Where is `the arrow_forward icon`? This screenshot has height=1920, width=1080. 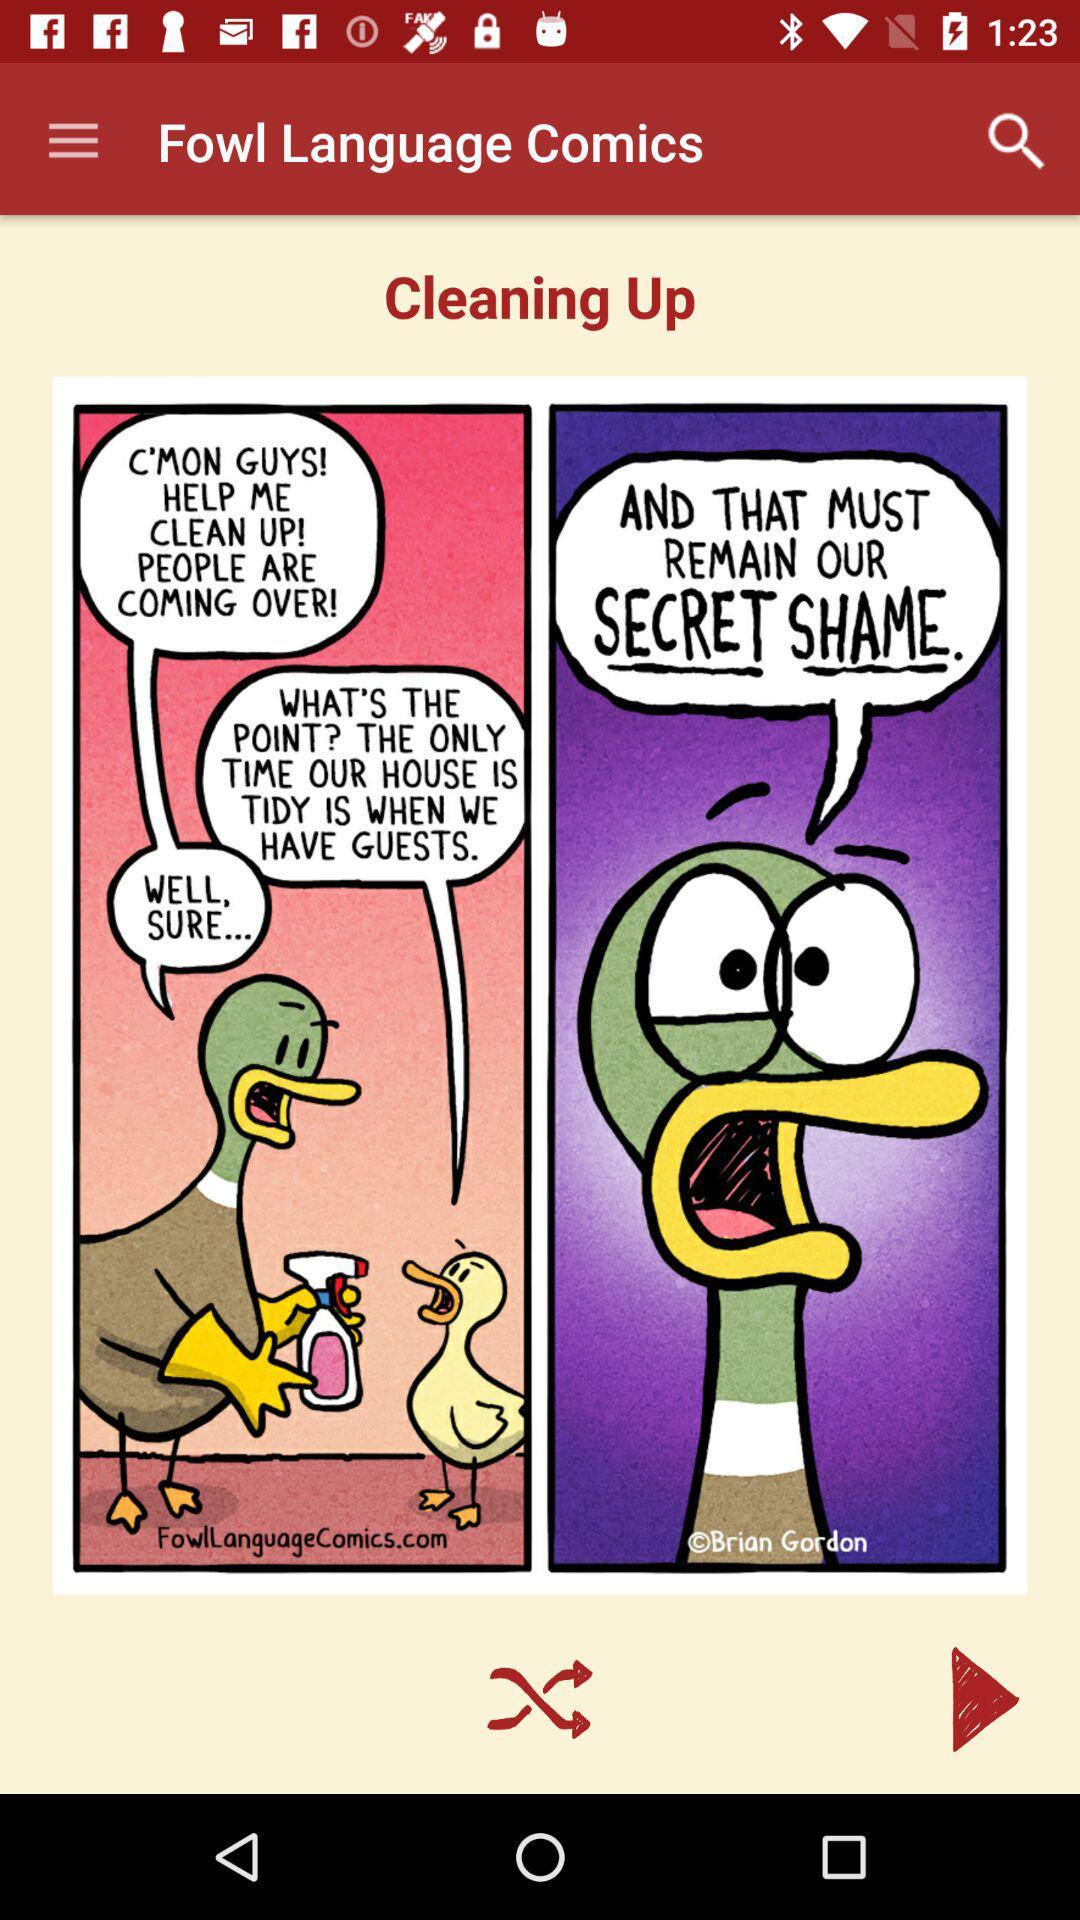 the arrow_forward icon is located at coordinates (984, 1698).